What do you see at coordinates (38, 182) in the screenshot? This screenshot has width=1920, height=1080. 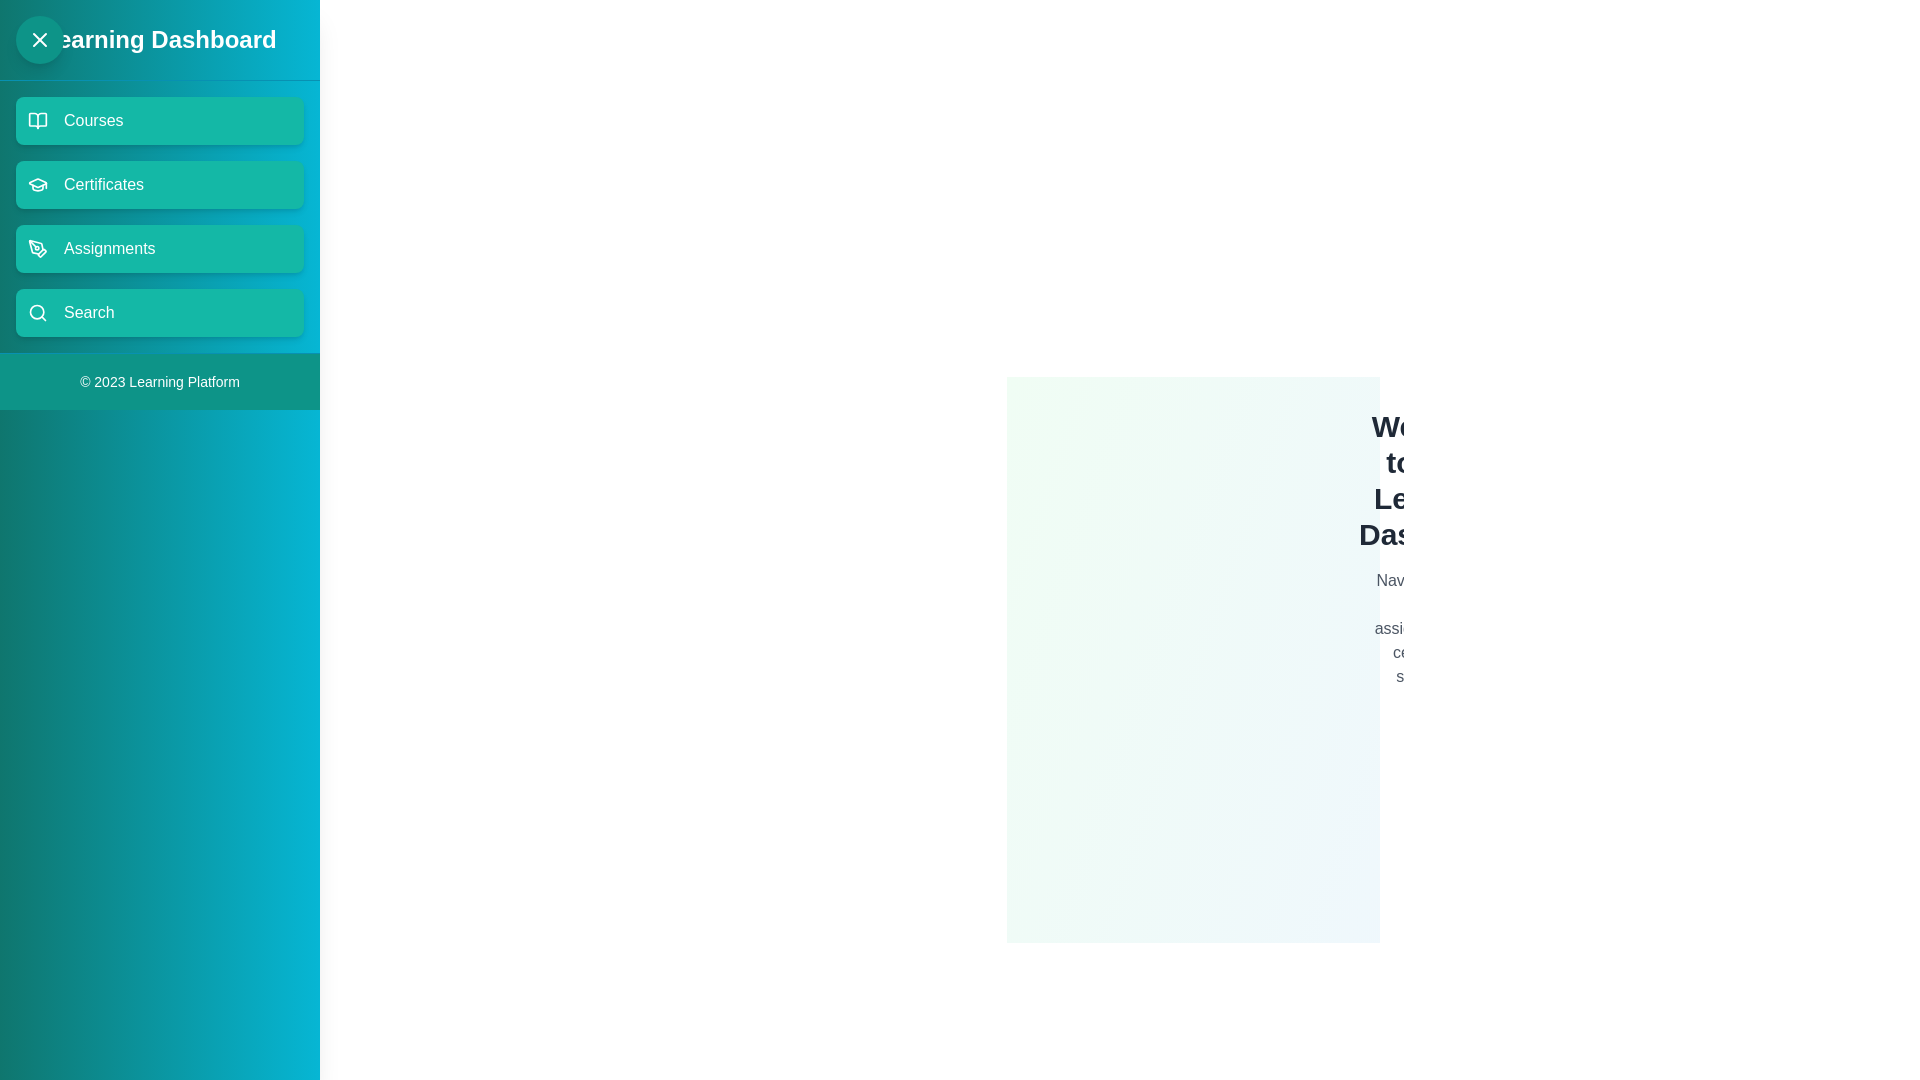 I see `the small white SVG icon resembling a stylized cap, located near the left side of the sidebar, aligned with the 'Certificates' button text` at bounding box center [38, 182].